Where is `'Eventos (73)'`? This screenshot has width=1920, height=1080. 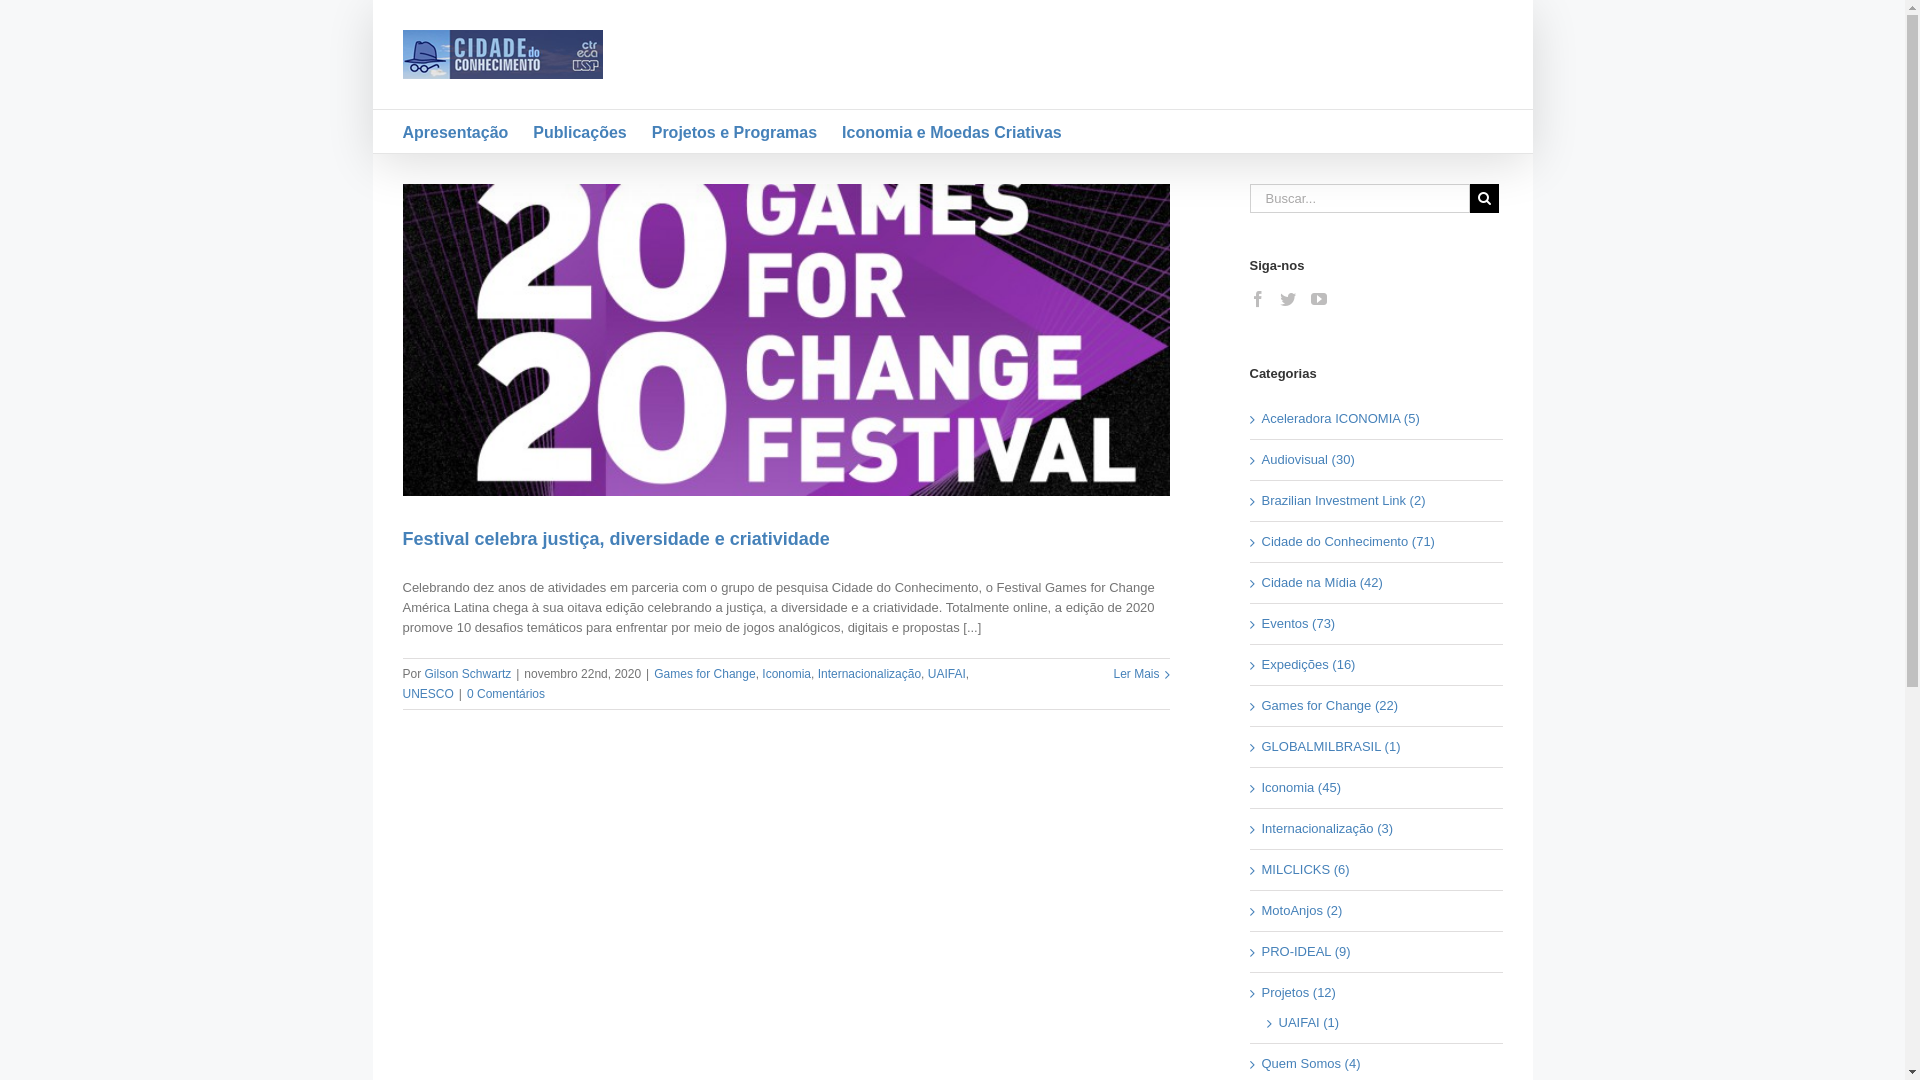 'Eventos (73)' is located at coordinates (1261, 623).